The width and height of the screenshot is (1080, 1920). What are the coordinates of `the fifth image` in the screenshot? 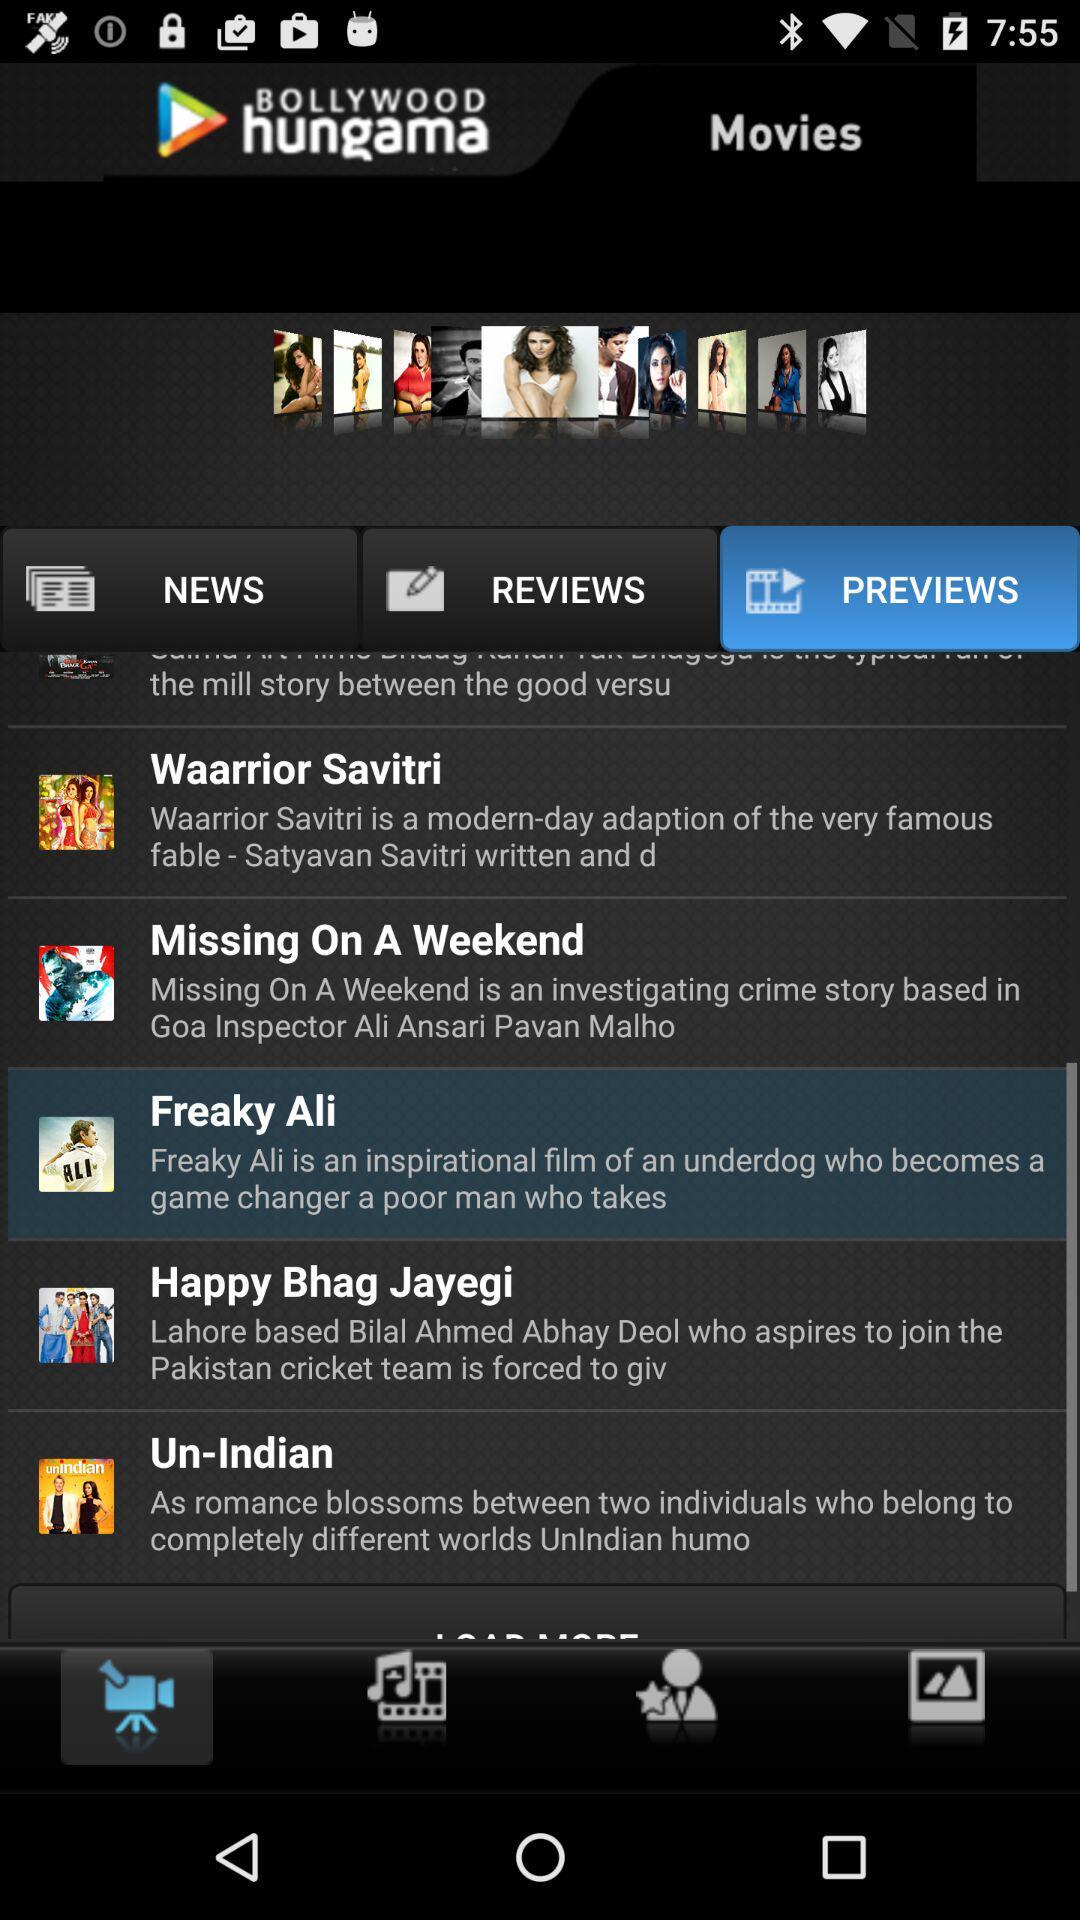 It's located at (540, 382).